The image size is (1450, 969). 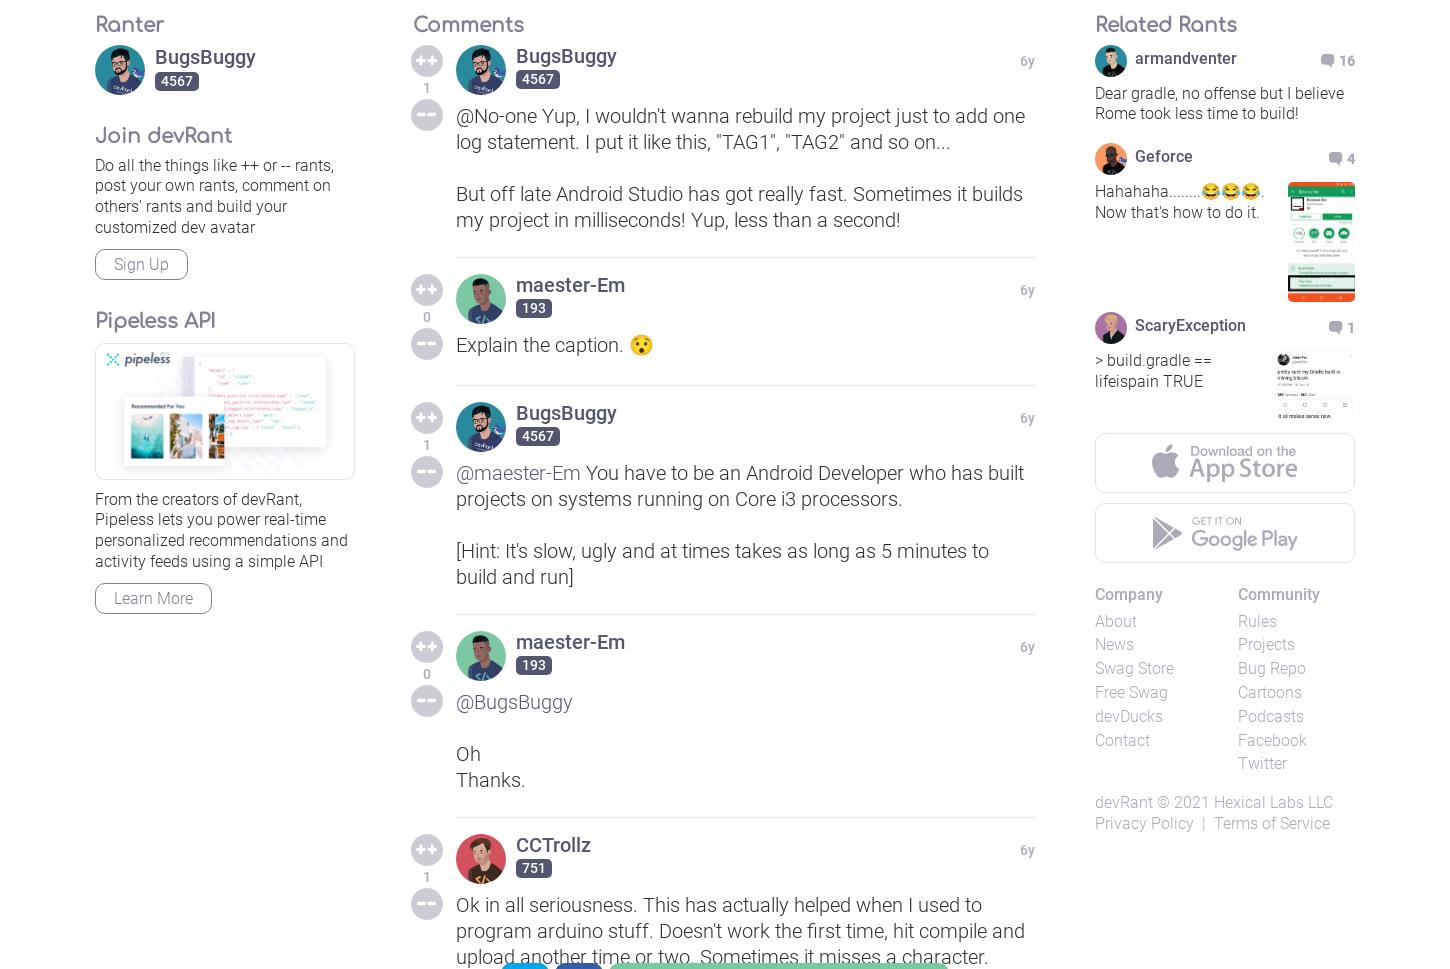 I want to click on 'Dear gradle, no offense but I believe Rome took less time to build!', so click(x=1219, y=103).